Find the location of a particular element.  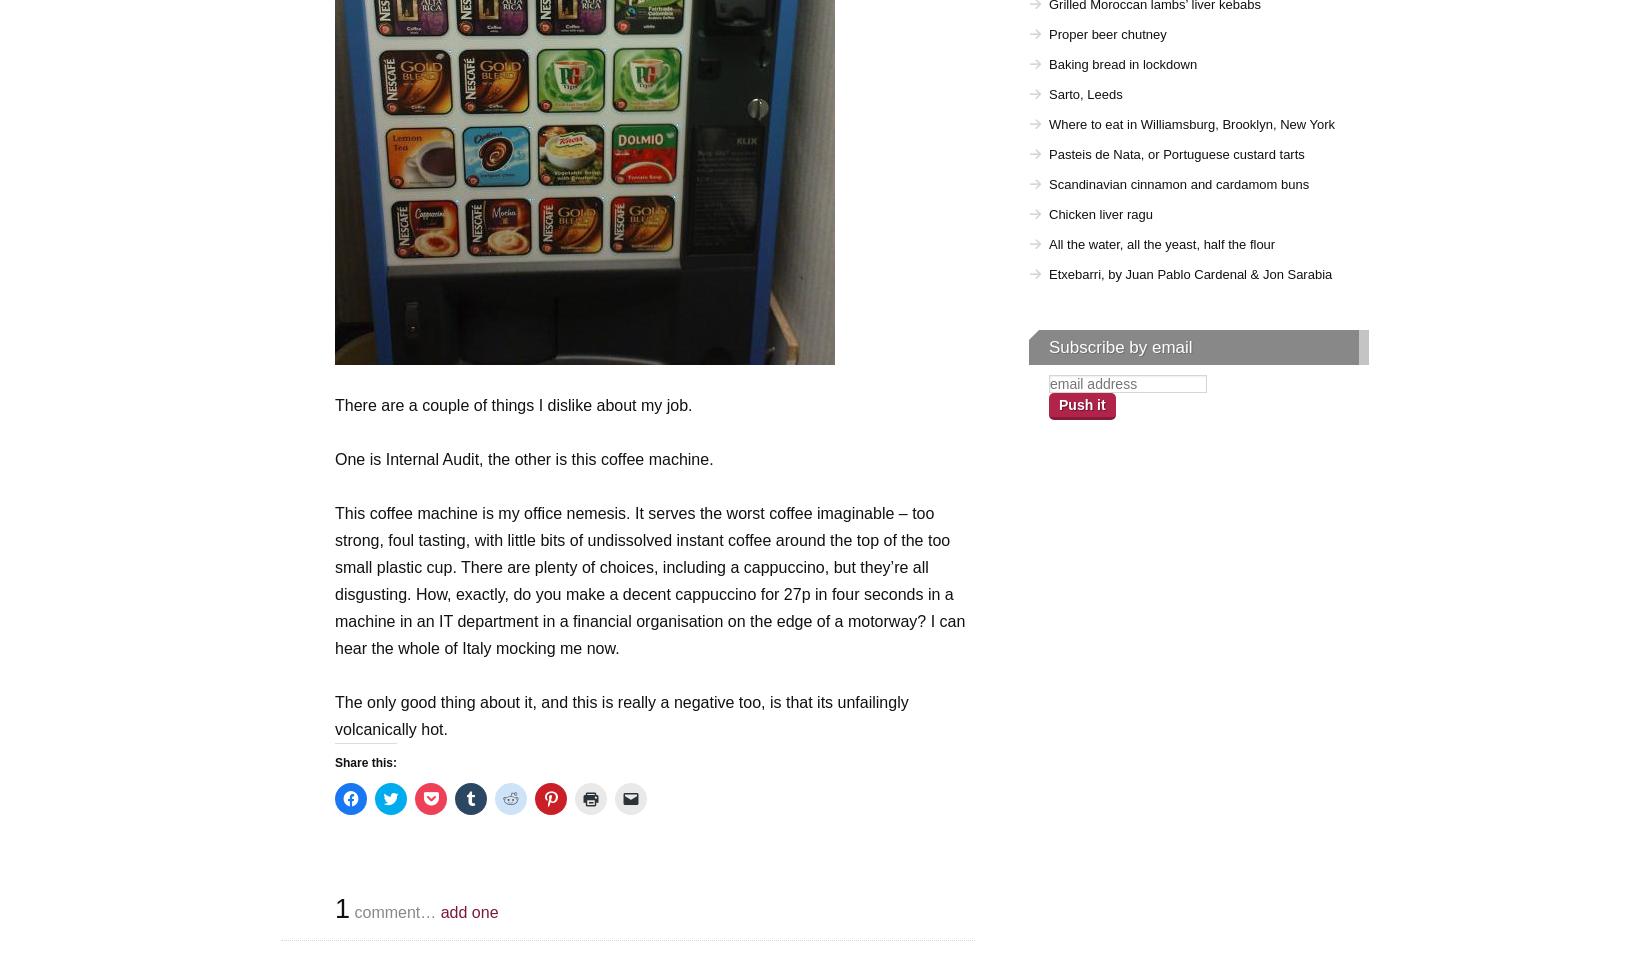

'Etxebarri, by Juan Pablo Cardenal & Jon Sarabia' is located at coordinates (1190, 274).